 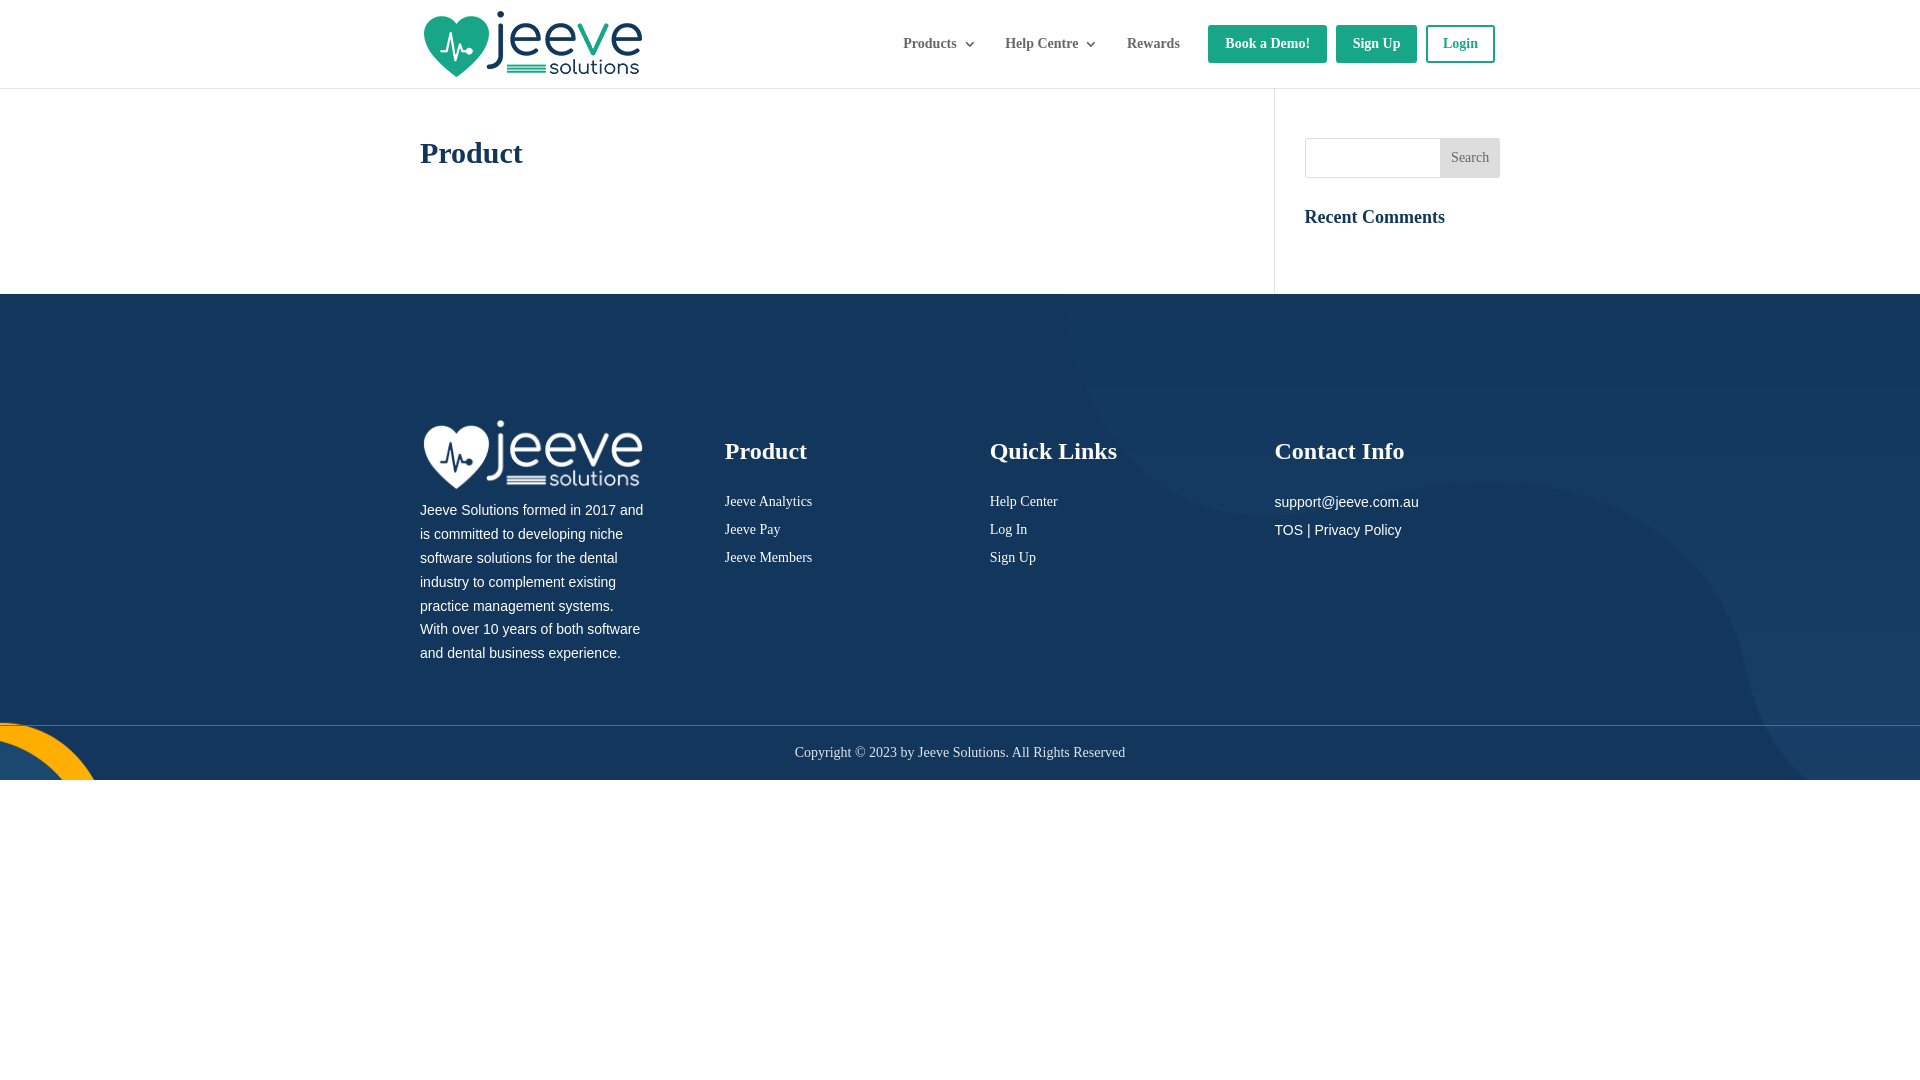 I want to click on 'Jeeve Members', so click(x=767, y=557).